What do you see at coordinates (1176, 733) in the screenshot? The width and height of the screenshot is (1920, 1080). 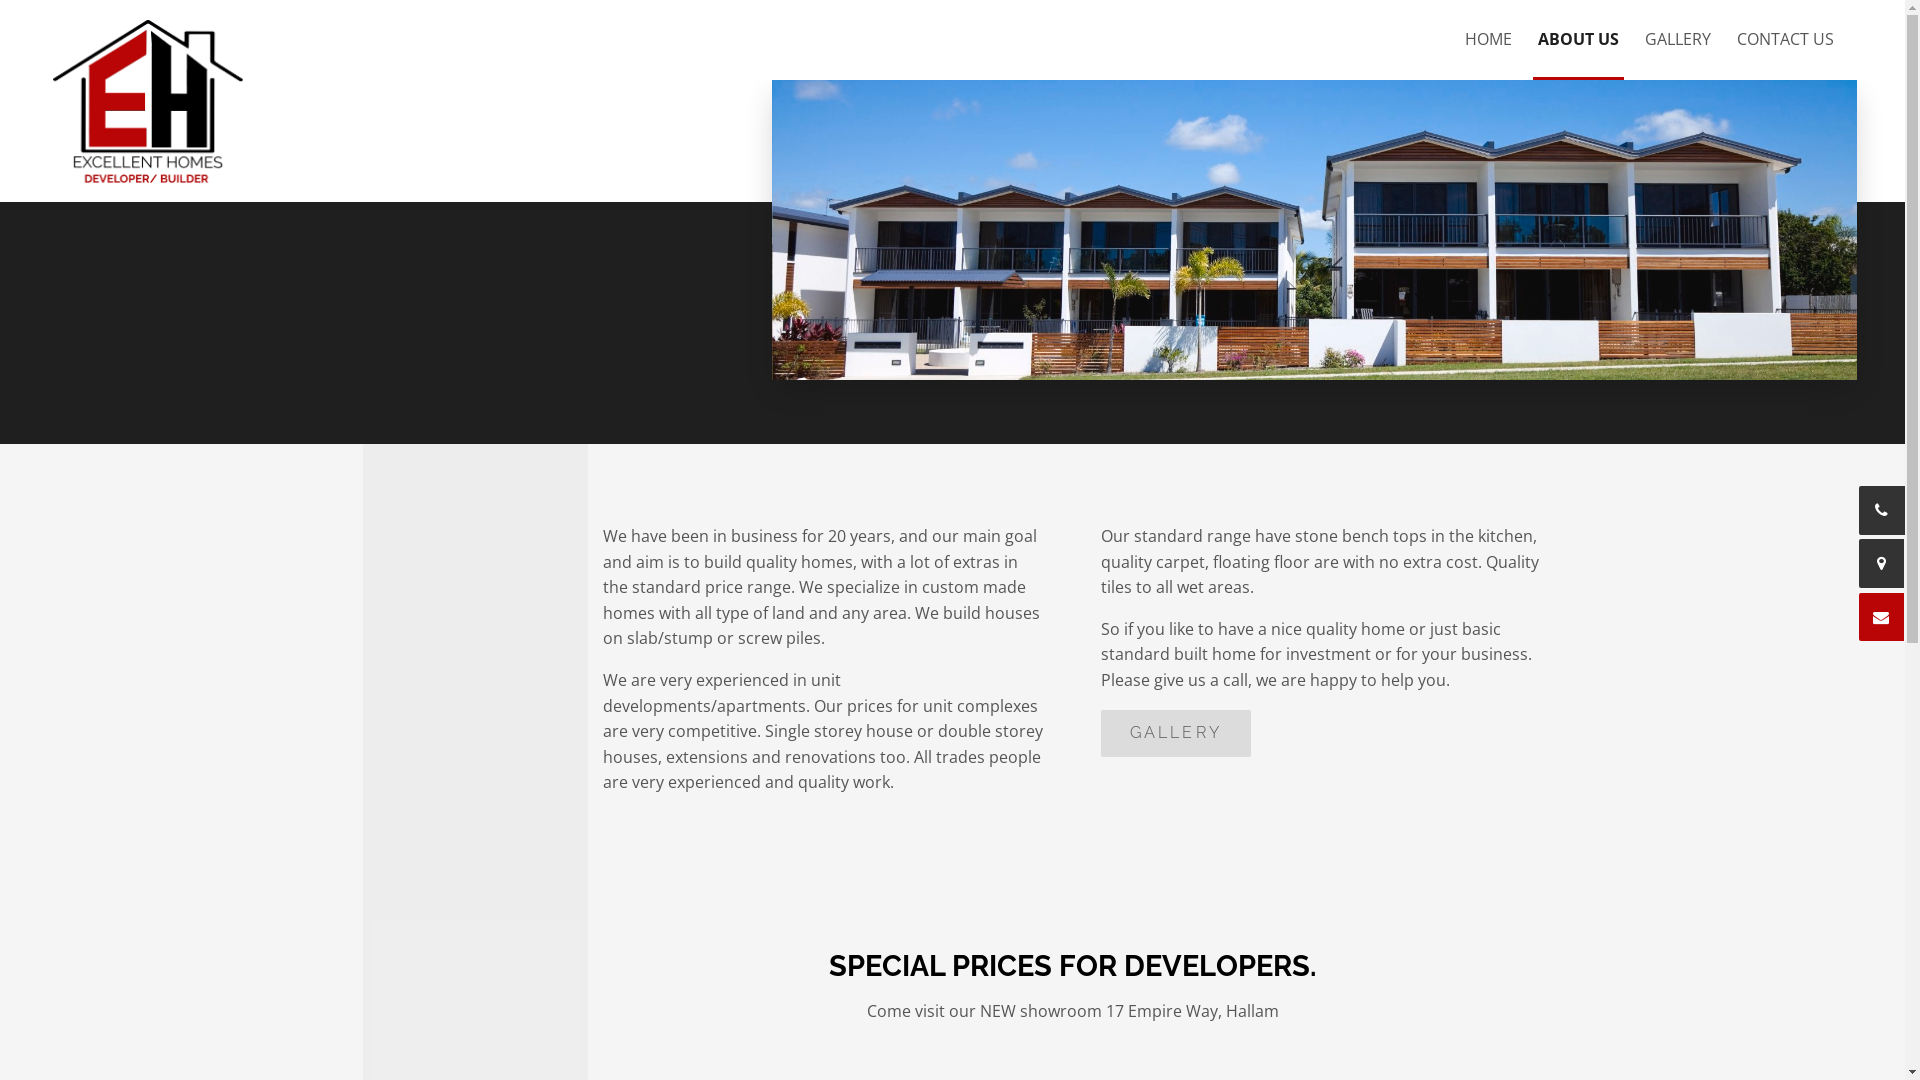 I see `'GALLERY'` at bounding box center [1176, 733].